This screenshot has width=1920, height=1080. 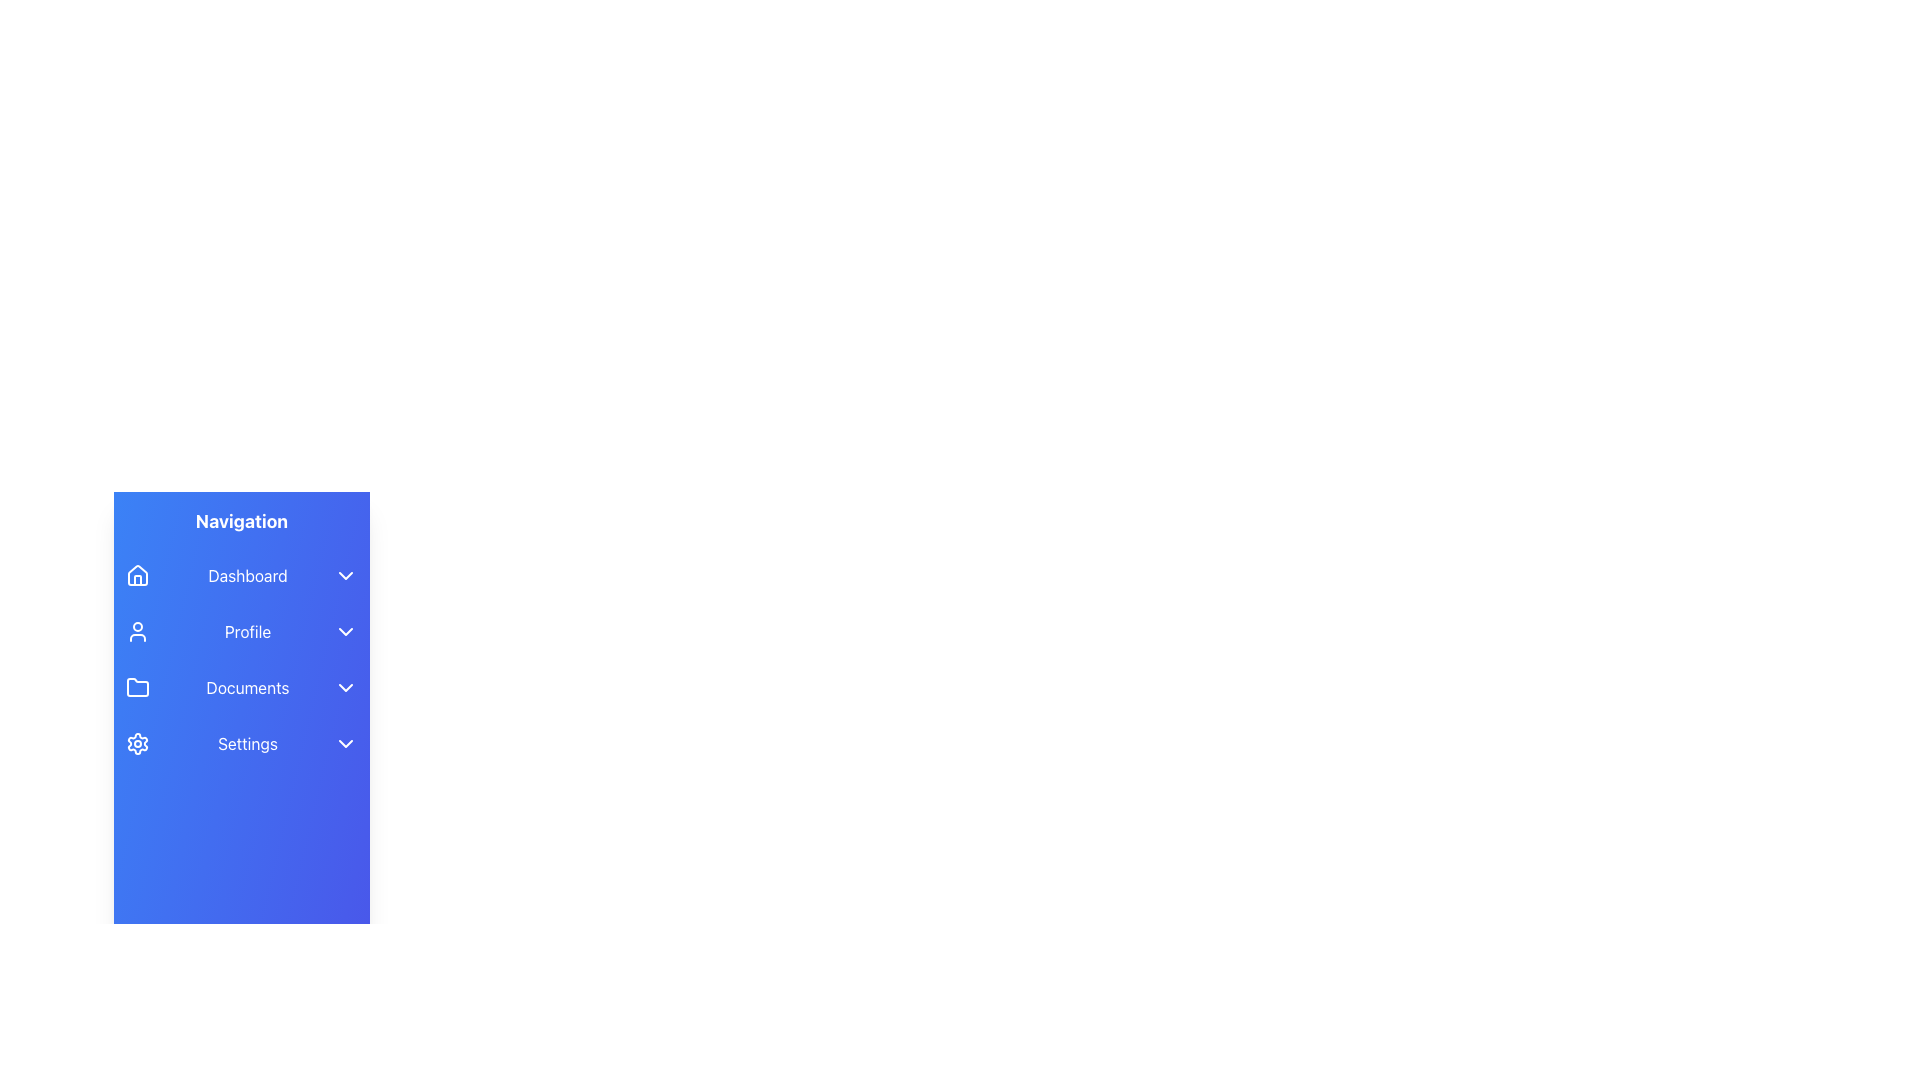 I want to click on the house icon in the sidebar navigation menu, which includes the door shape, so click(x=137, y=579).